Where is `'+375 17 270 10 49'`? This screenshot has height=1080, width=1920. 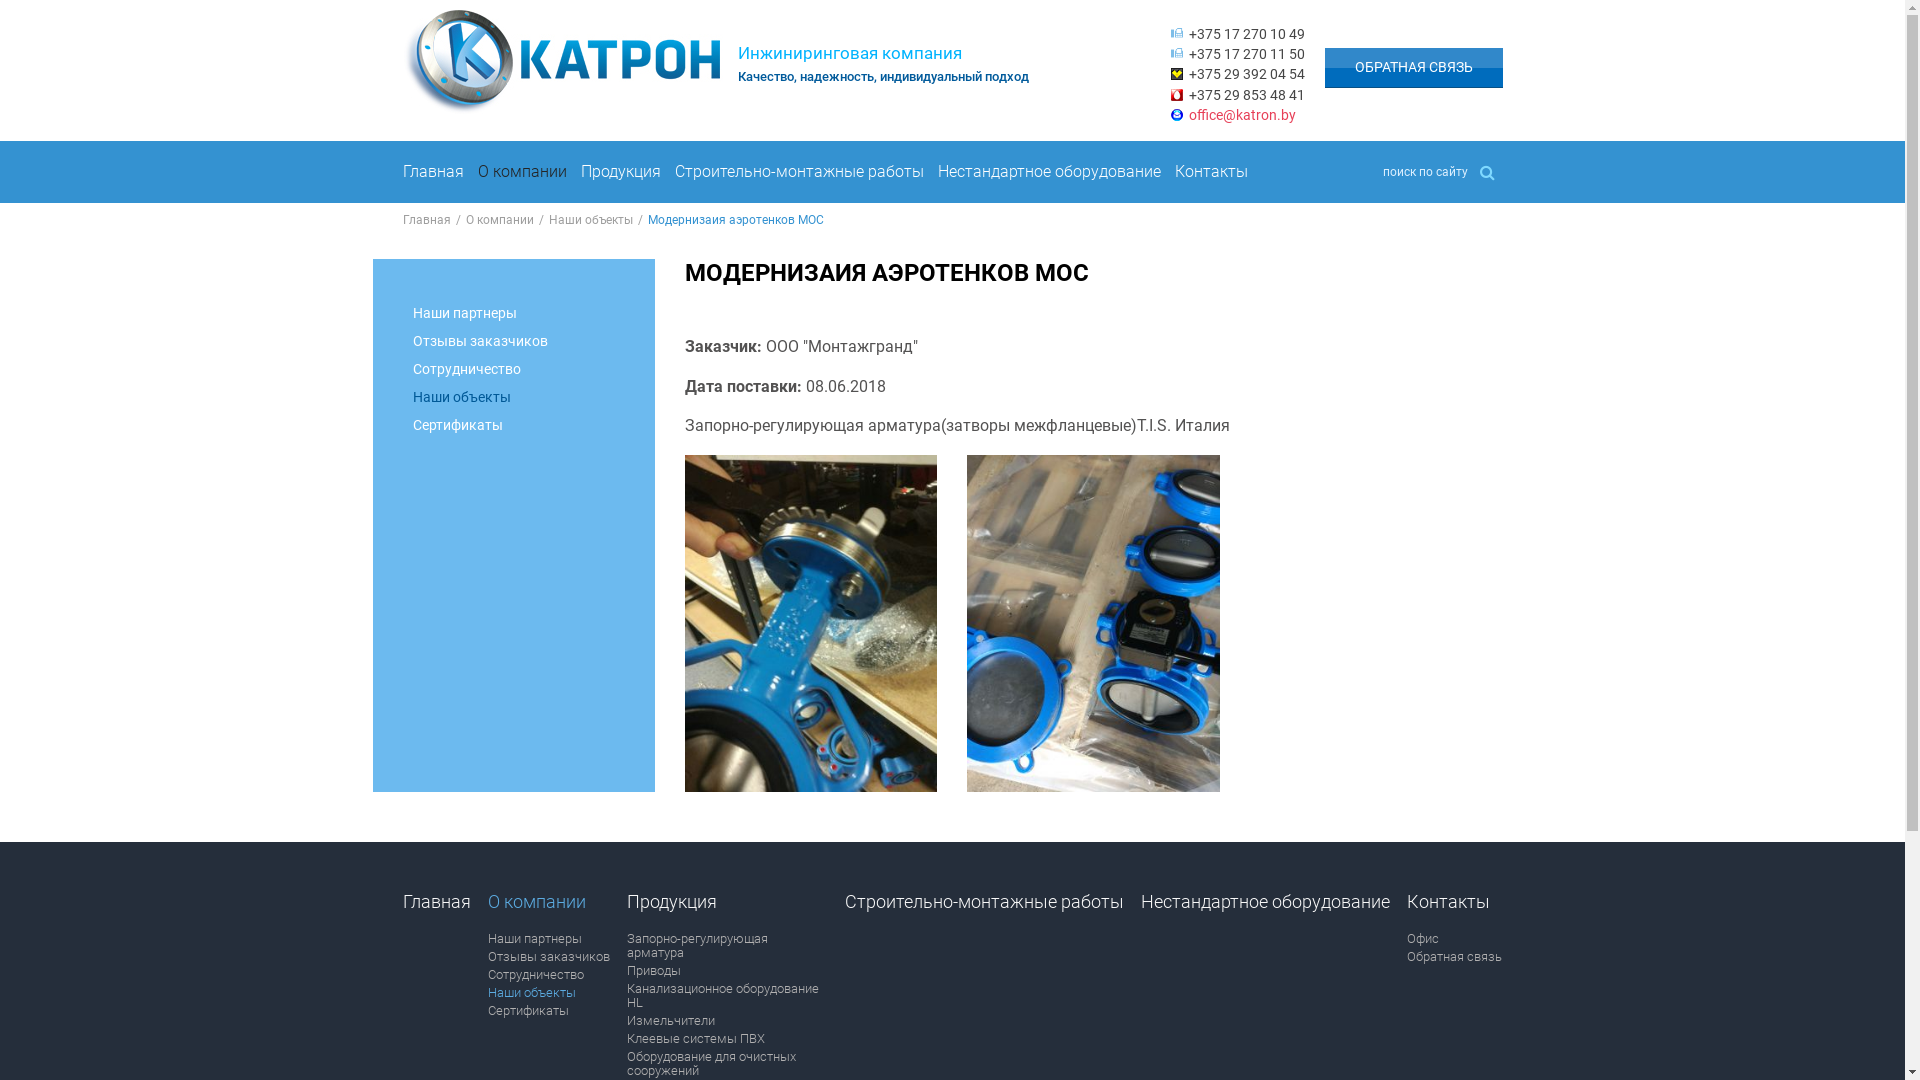 '+375 17 270 10 49' is located at coordinates (1245, 34).